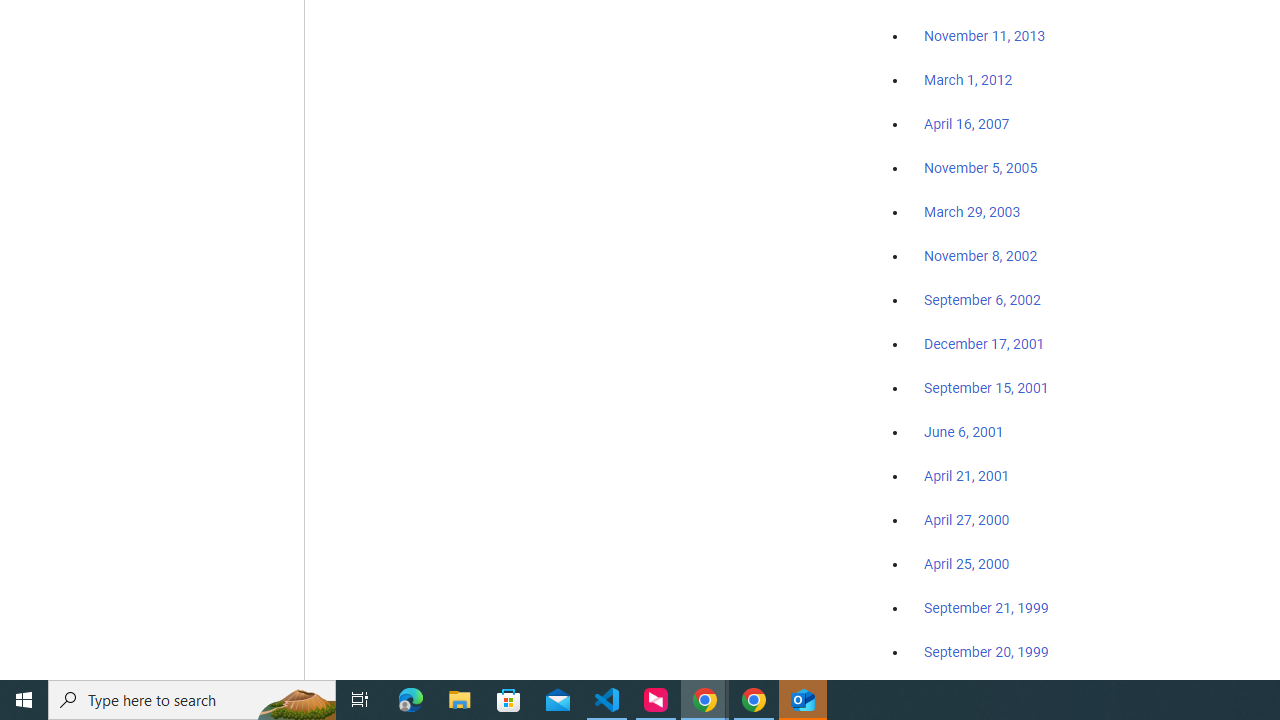 This screenshot has height=720, width=1280. Describe the element at coordinates (984, 37) in the screenshot. I see `'November 11, 2013'` at that location.